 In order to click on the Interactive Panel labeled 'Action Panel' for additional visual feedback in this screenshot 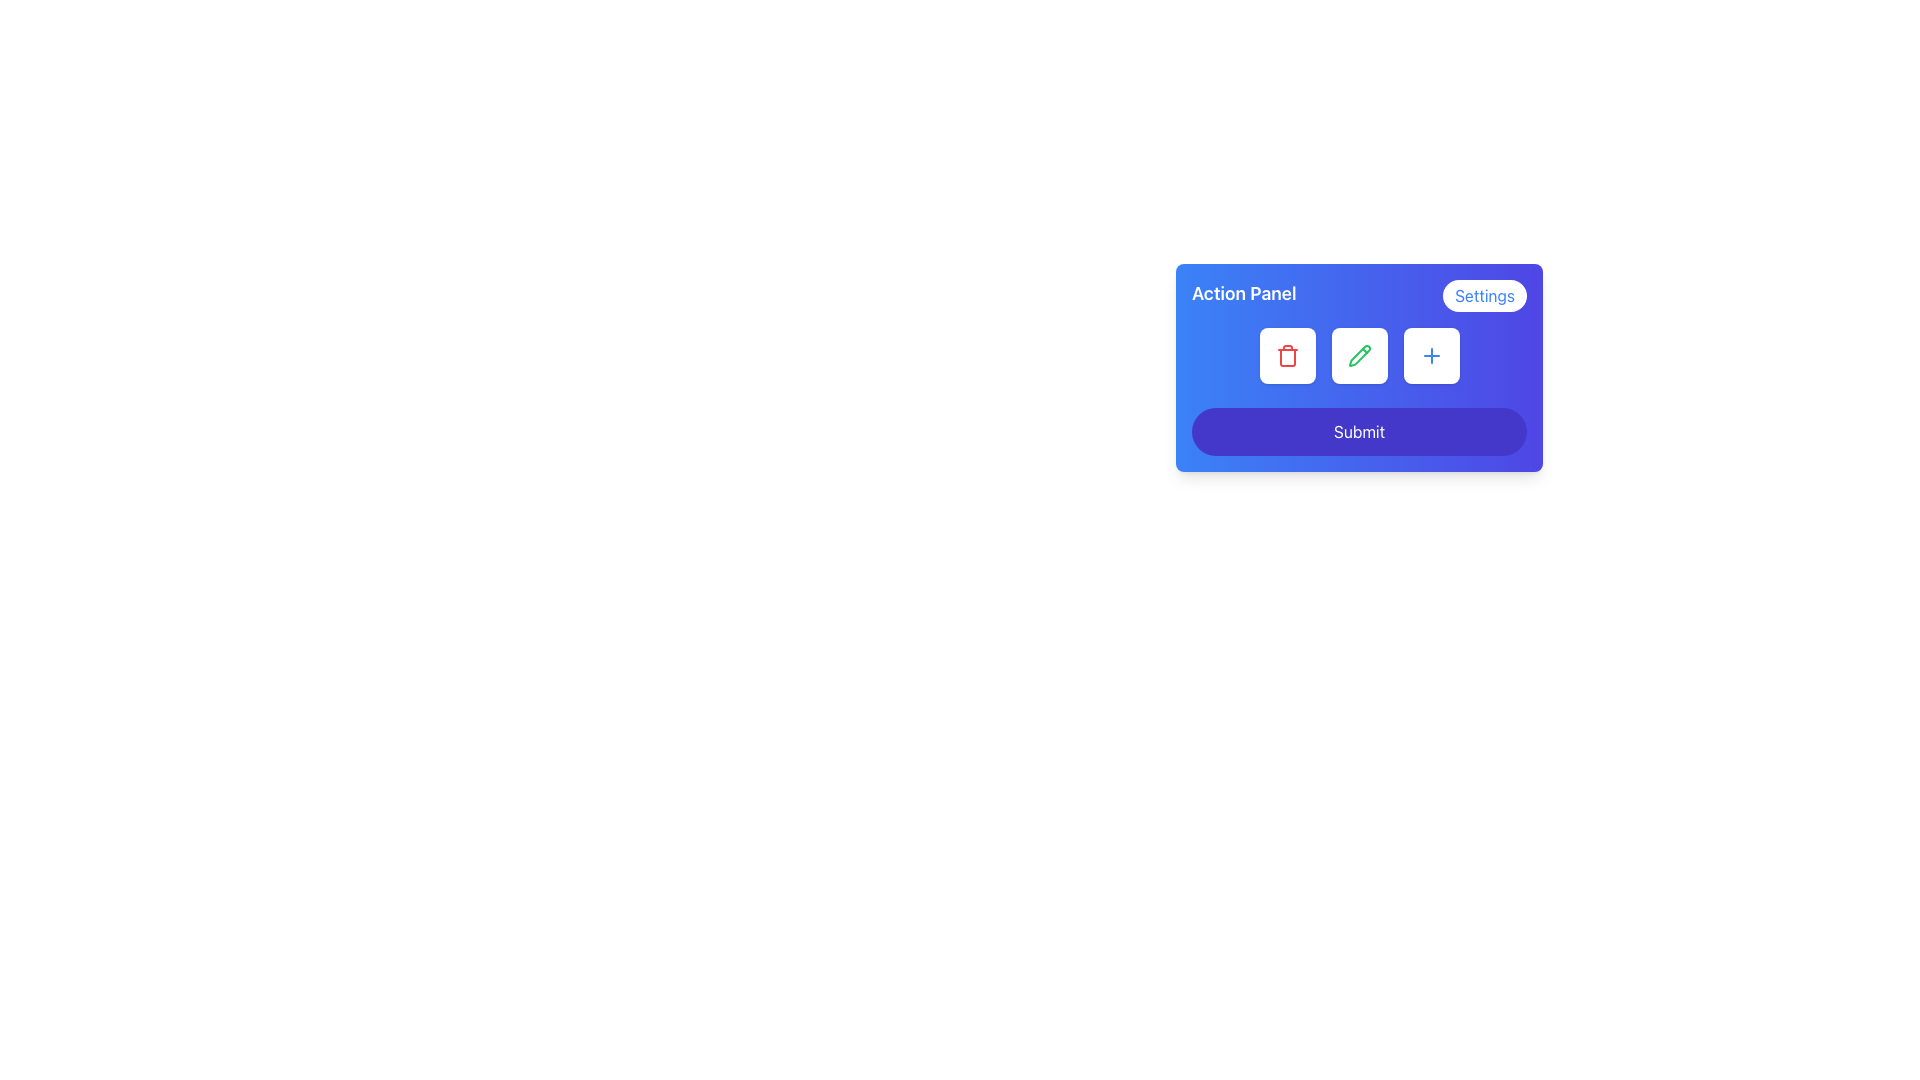, I will do `click(1359, 419)`.